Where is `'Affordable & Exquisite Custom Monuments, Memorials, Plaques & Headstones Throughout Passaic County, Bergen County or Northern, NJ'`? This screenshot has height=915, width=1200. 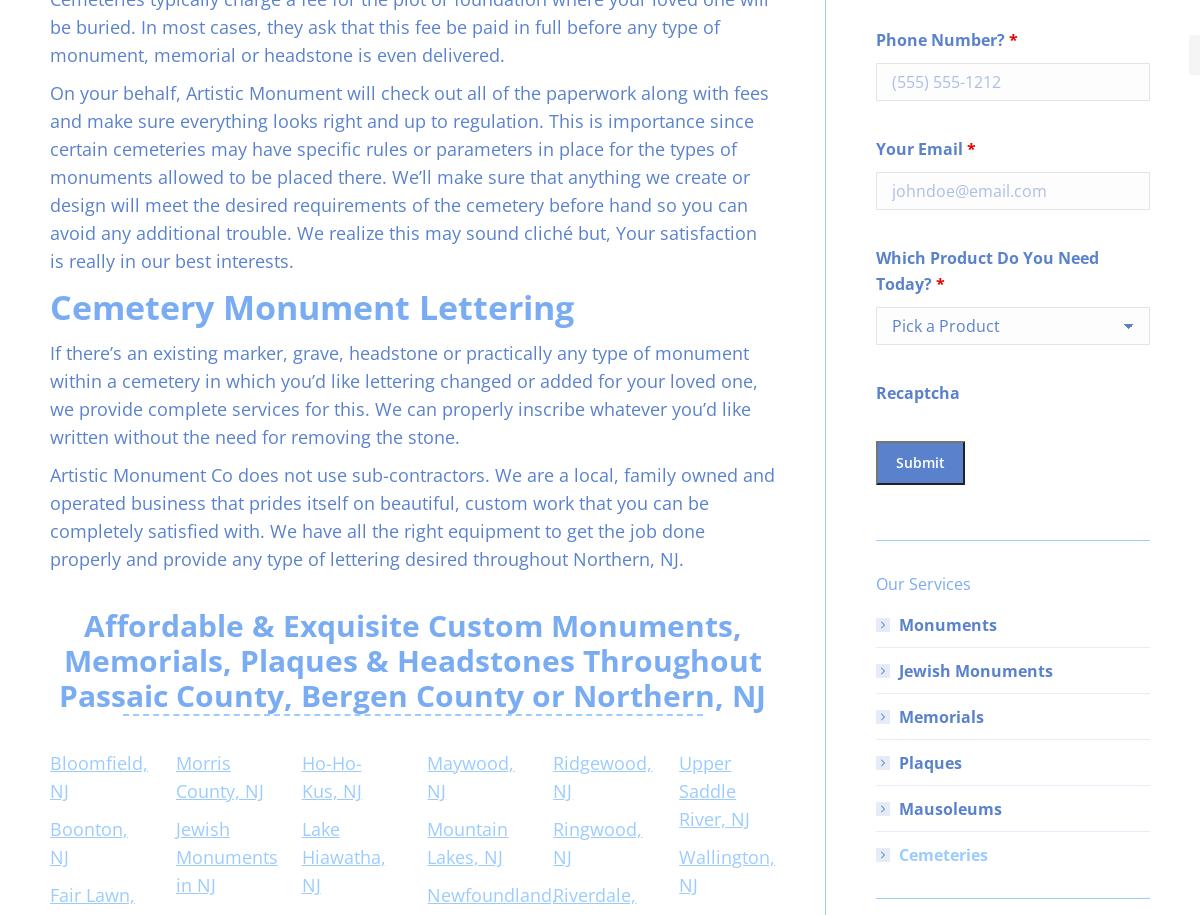 'Affordable & Exquisite Custom Monuments, Memorials, Plaques & Headstones Throughout Passaic County, Bergen County or Northern, NJ' is located at coordinates (412, 660).